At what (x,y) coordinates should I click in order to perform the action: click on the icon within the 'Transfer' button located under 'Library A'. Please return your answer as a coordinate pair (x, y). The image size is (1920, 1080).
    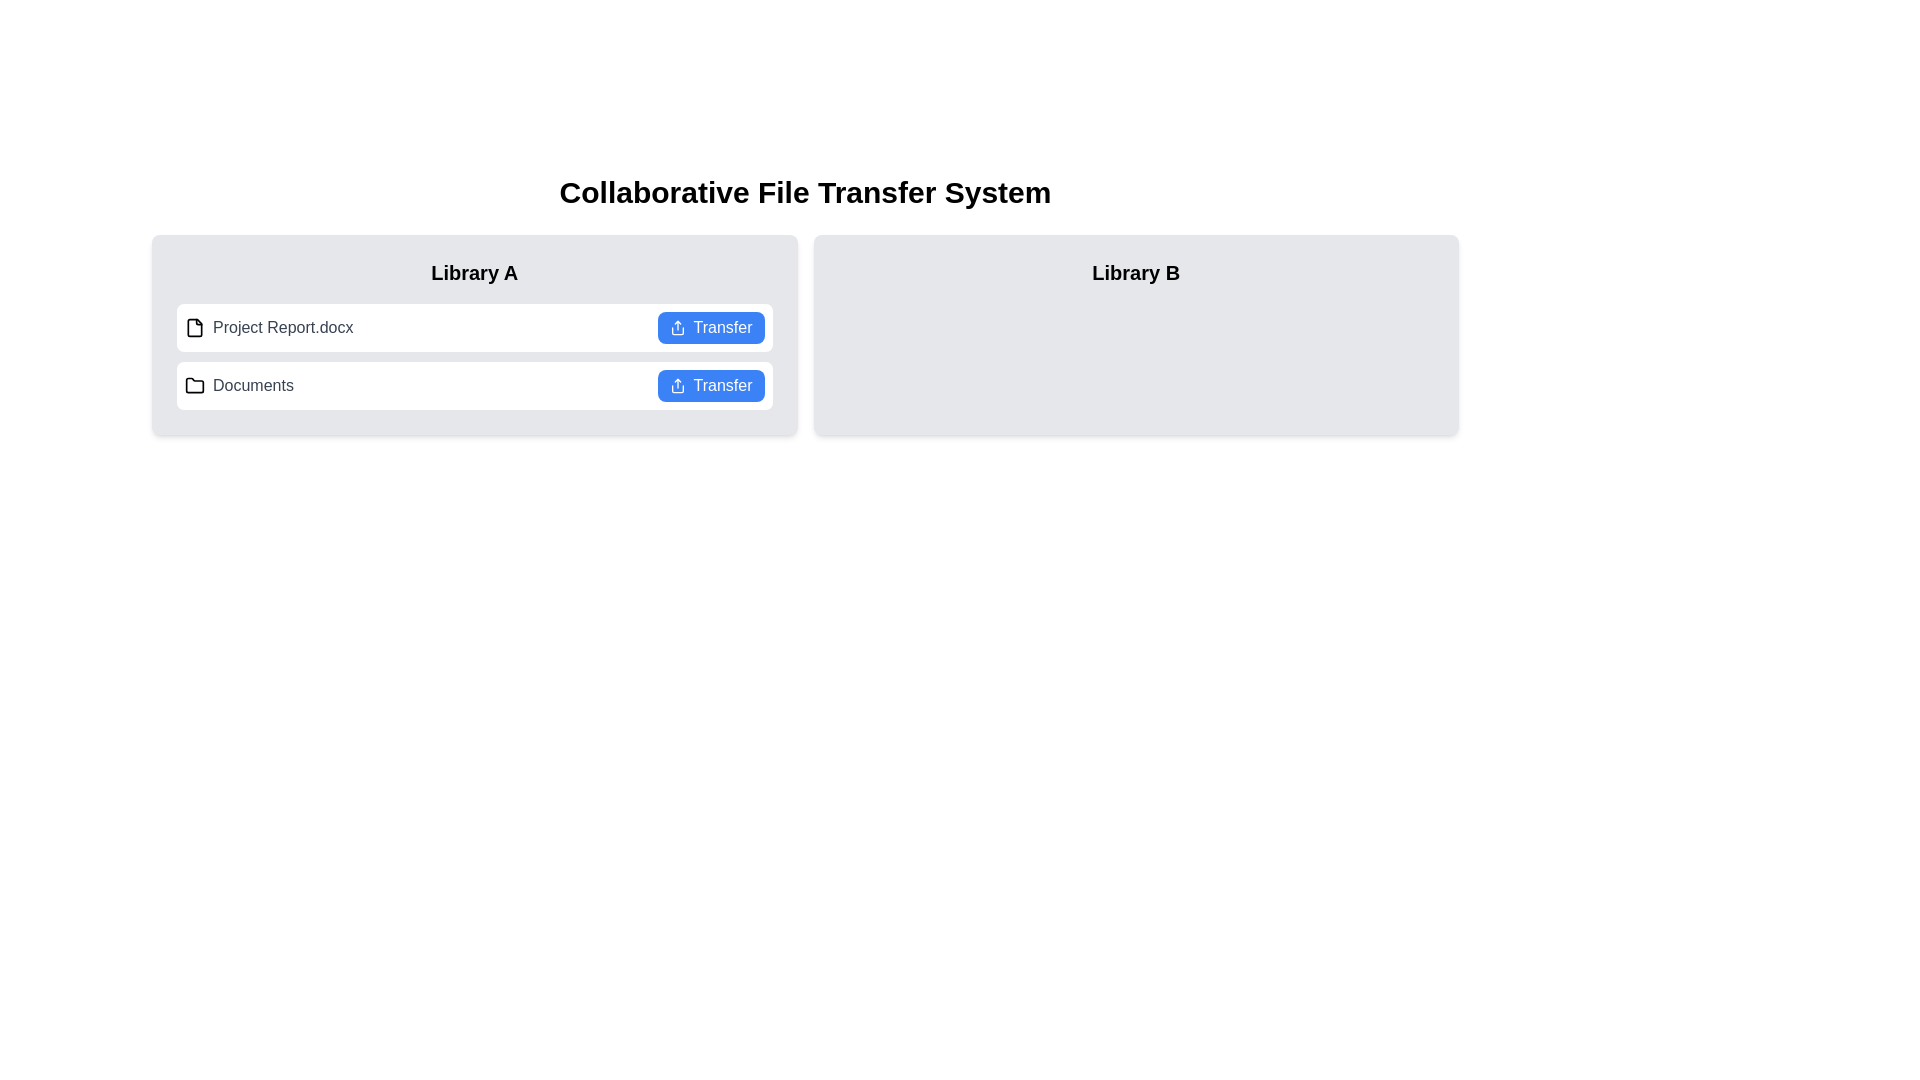
    Looking at the image, I should click on (677, 385).